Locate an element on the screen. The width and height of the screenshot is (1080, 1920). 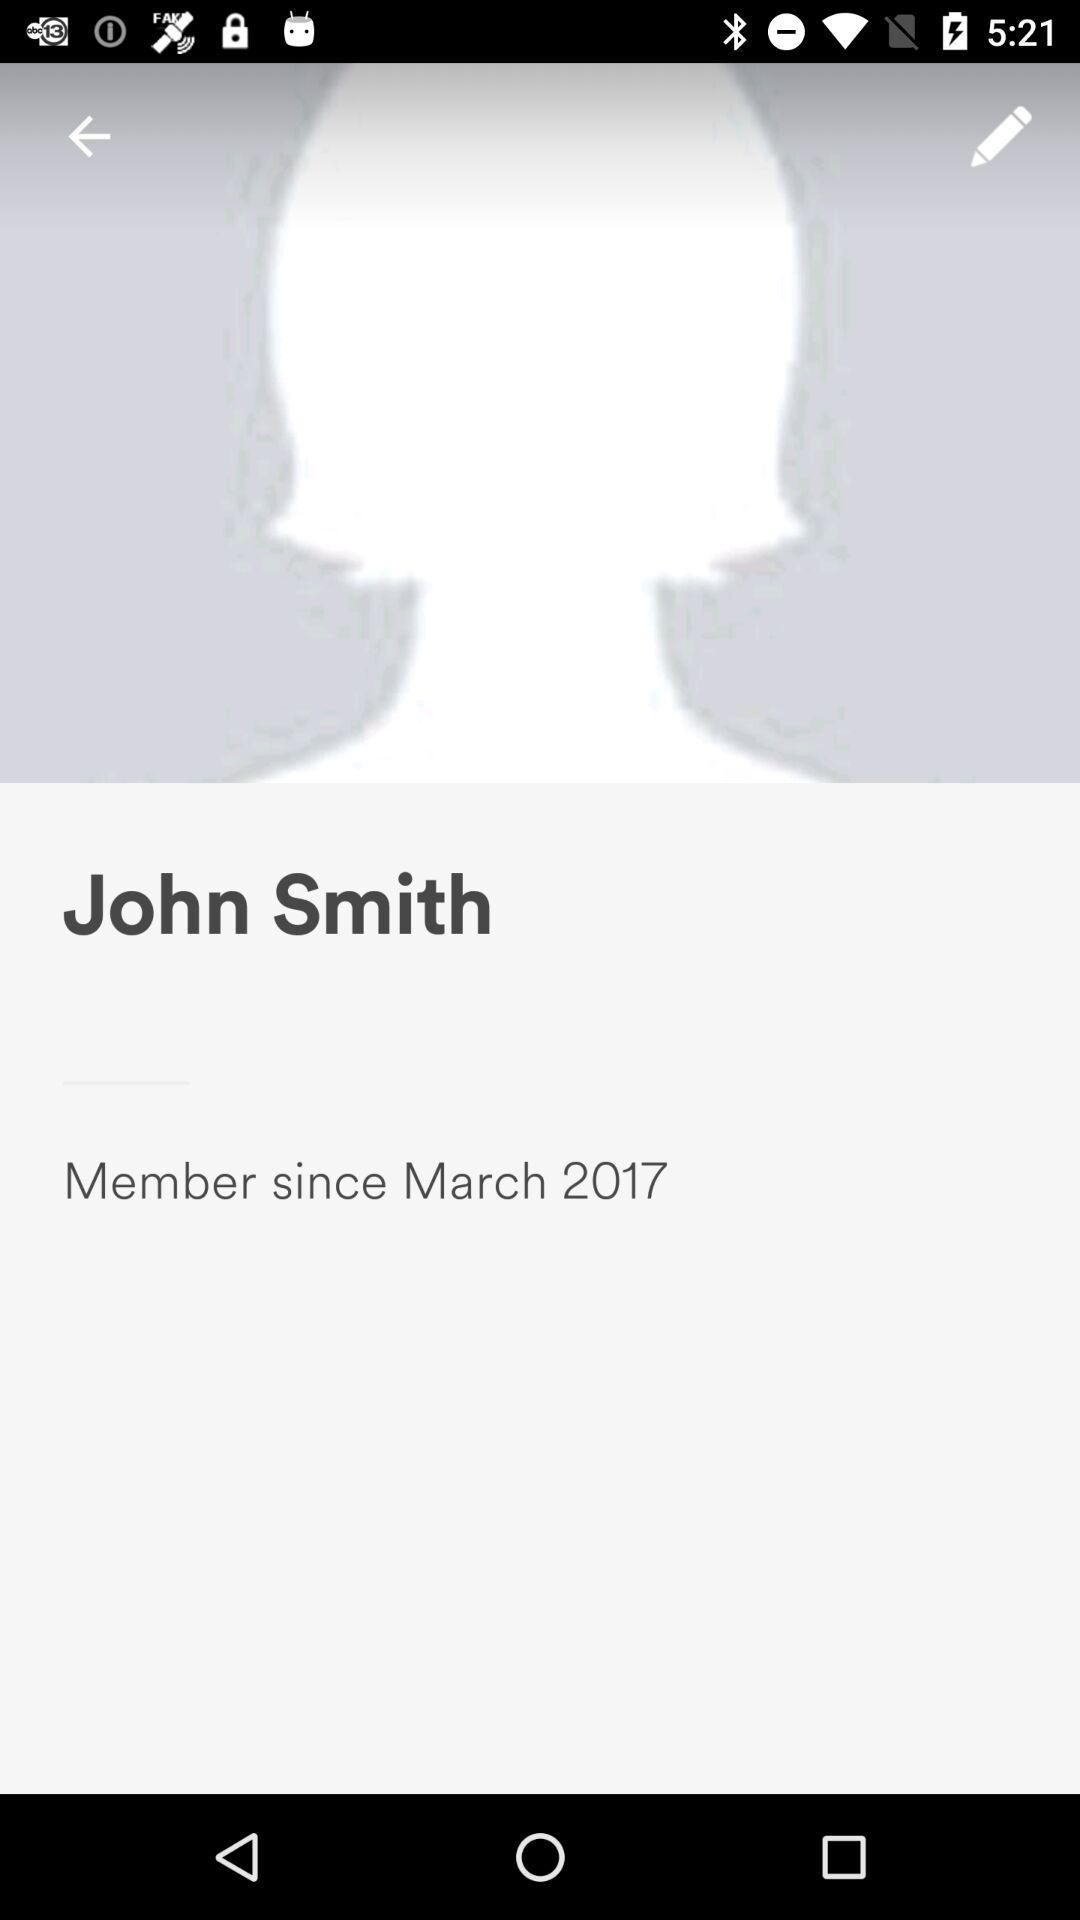
the item above the john smith is located at coordinates (1001, 135).